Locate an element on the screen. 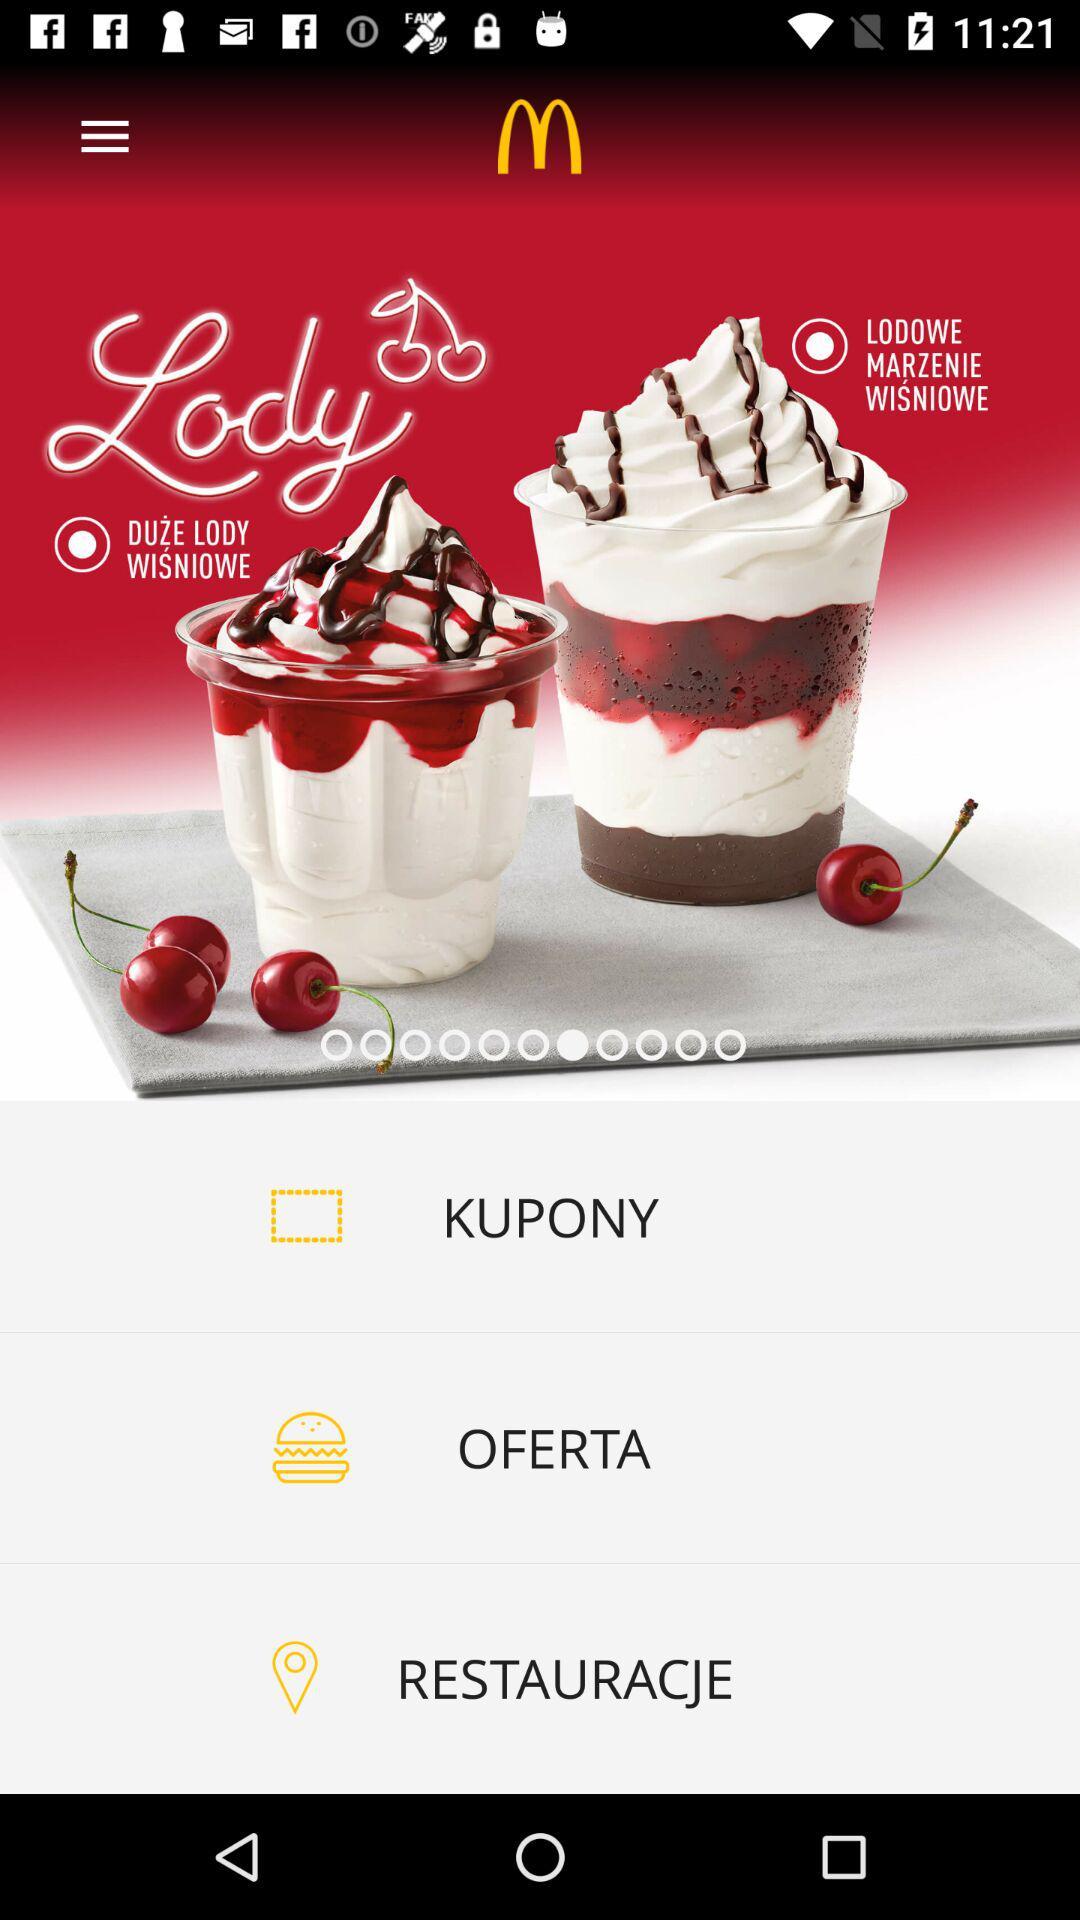 The image size is (1080, 1920). previous is located at coordinates (104, 135).